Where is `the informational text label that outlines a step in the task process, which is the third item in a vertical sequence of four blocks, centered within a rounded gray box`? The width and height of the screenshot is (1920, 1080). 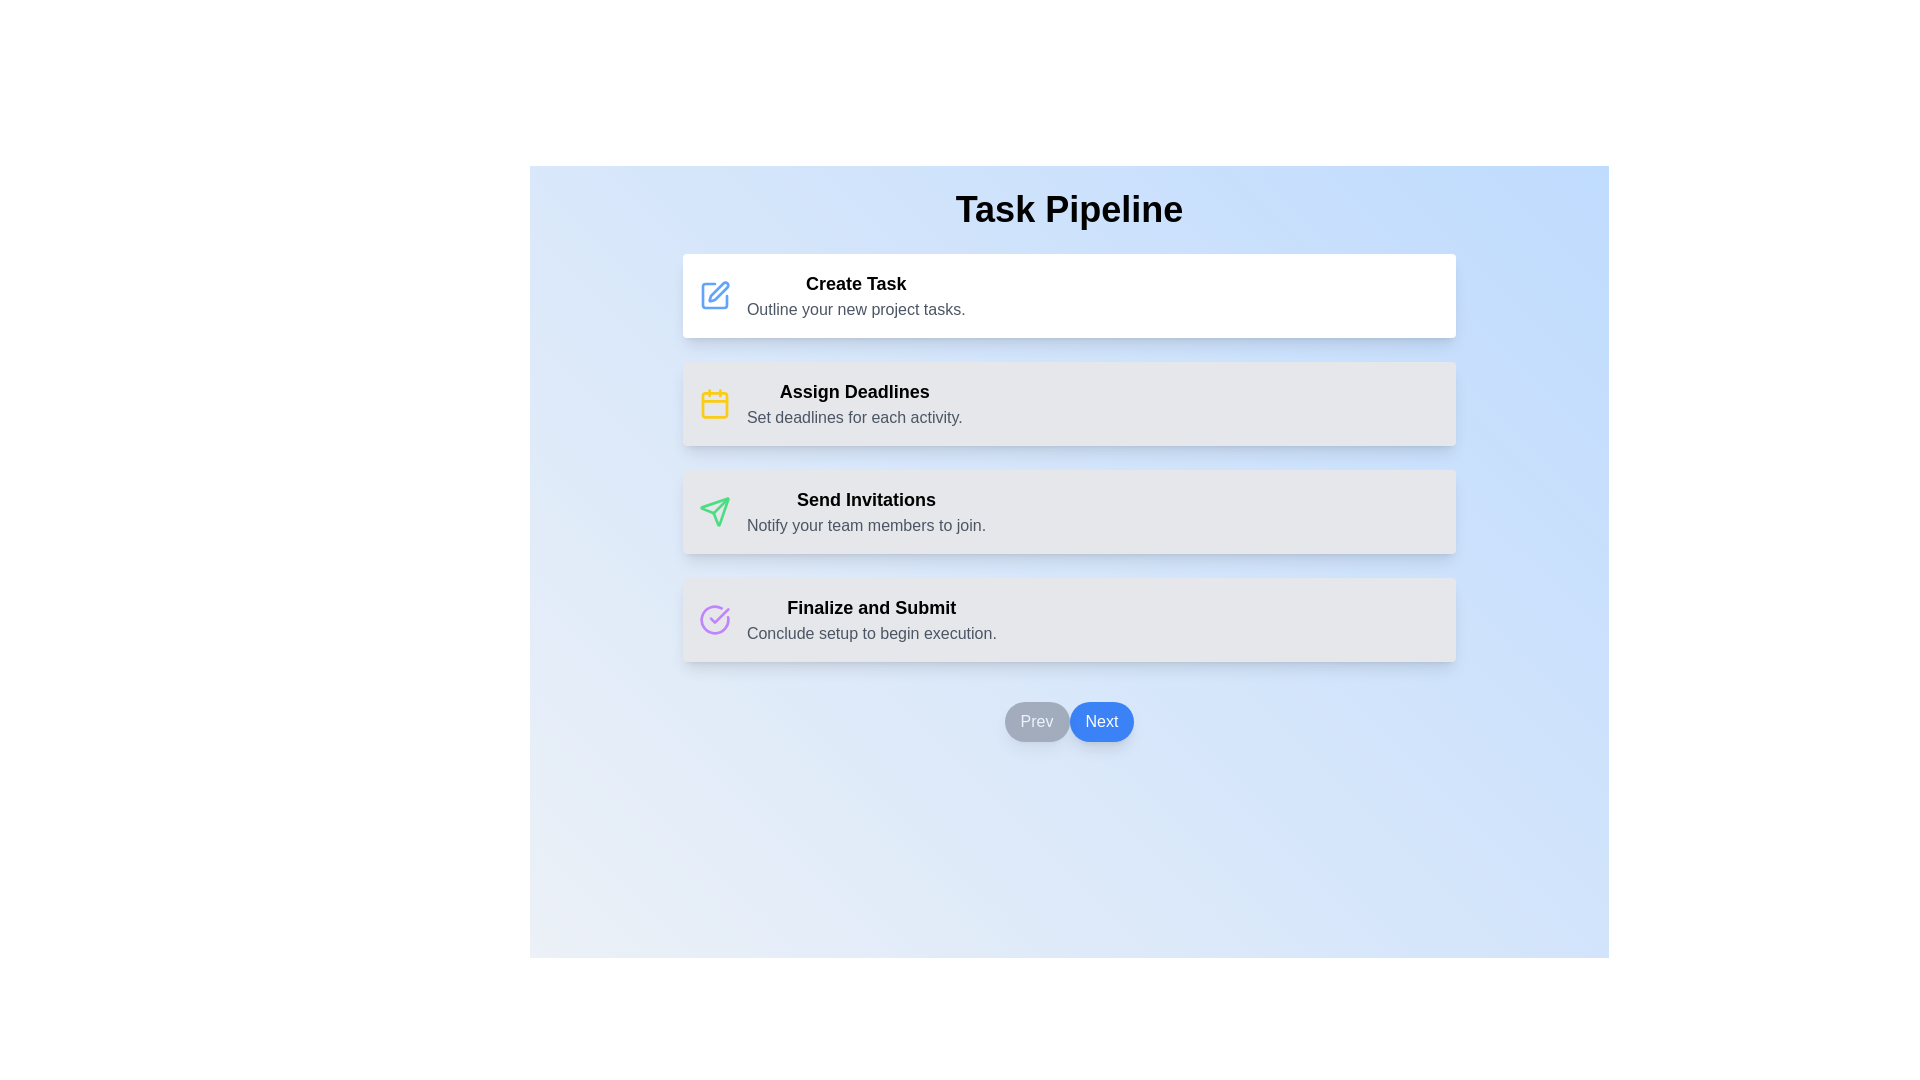 the informational text label that outlines a step in the task process, which is the third item in a vertical sequence of four blocks, centered within a rounded gray box is located at coordinates (866, 511).